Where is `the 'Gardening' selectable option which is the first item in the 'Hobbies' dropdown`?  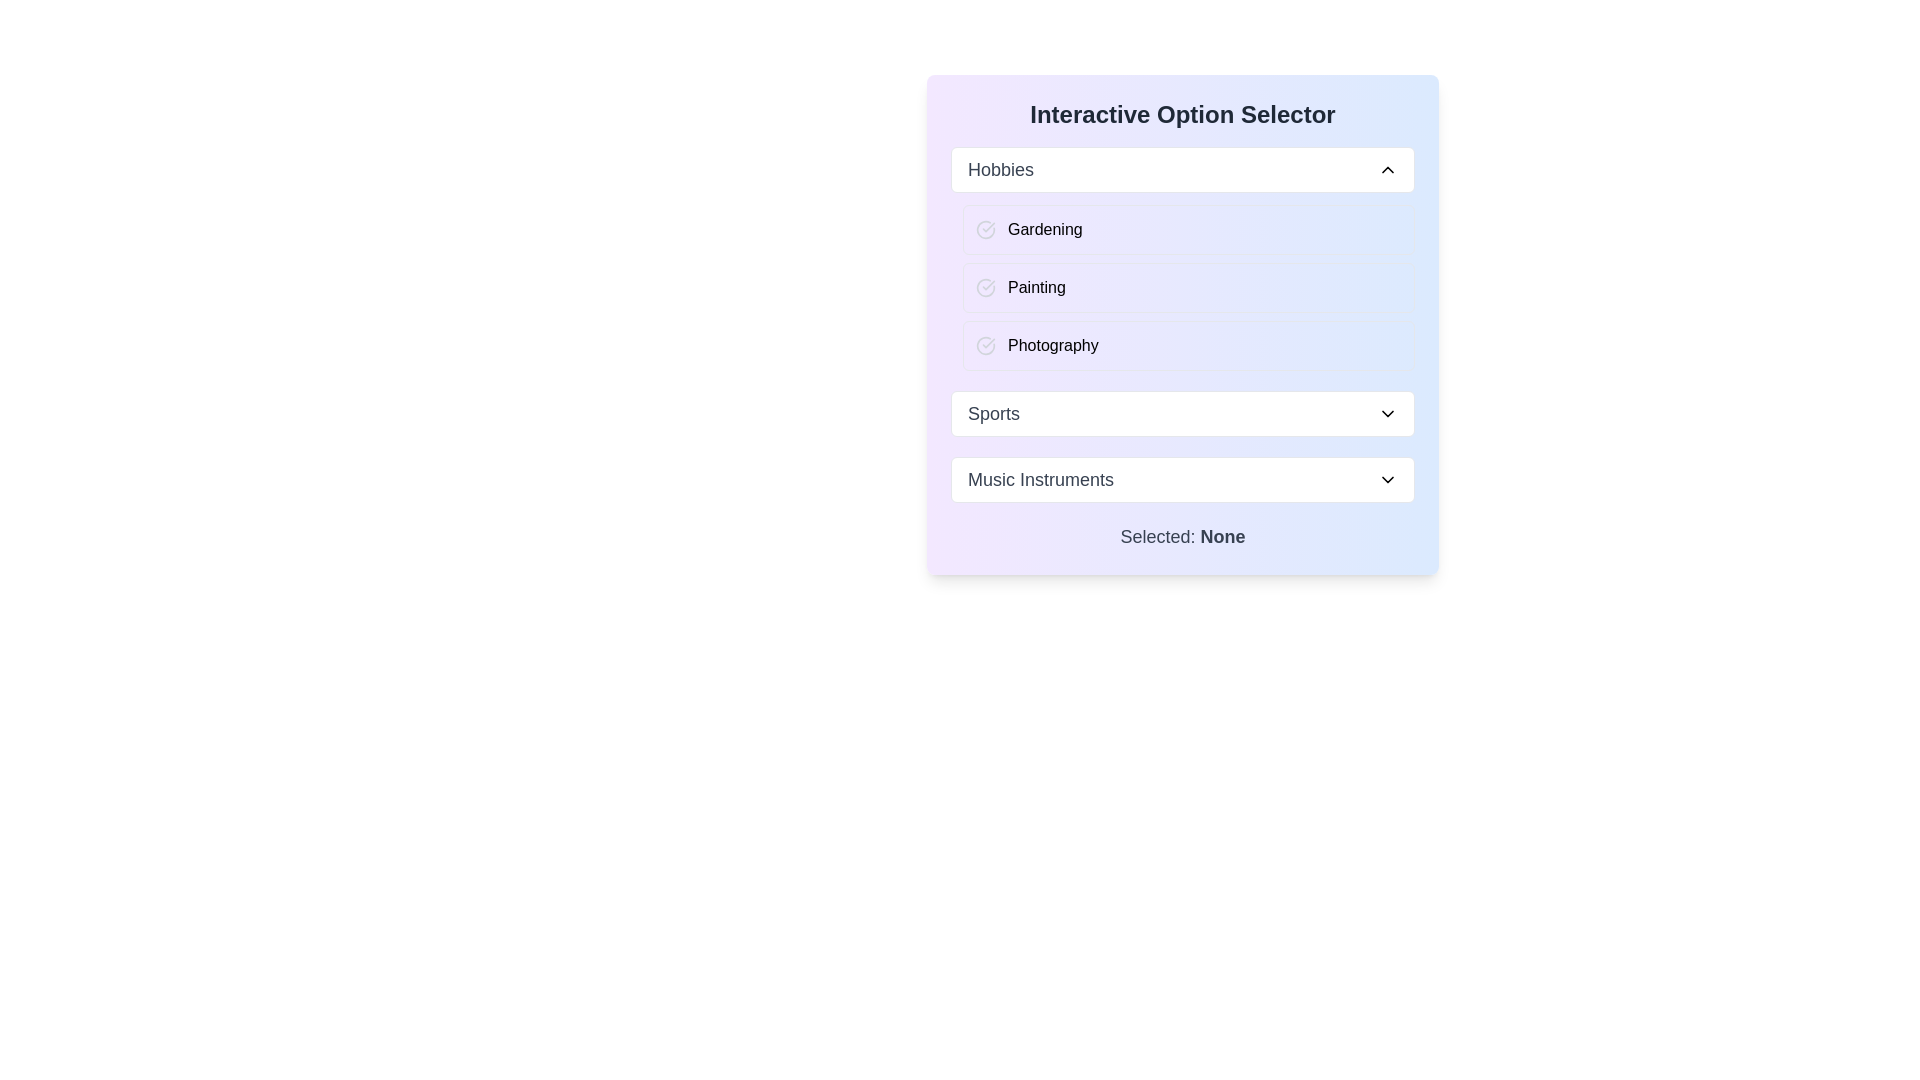
the 'Gardening' selectable option which is the first item in the 'Hobbies' dropdown is located at coordinates (1182, 229).